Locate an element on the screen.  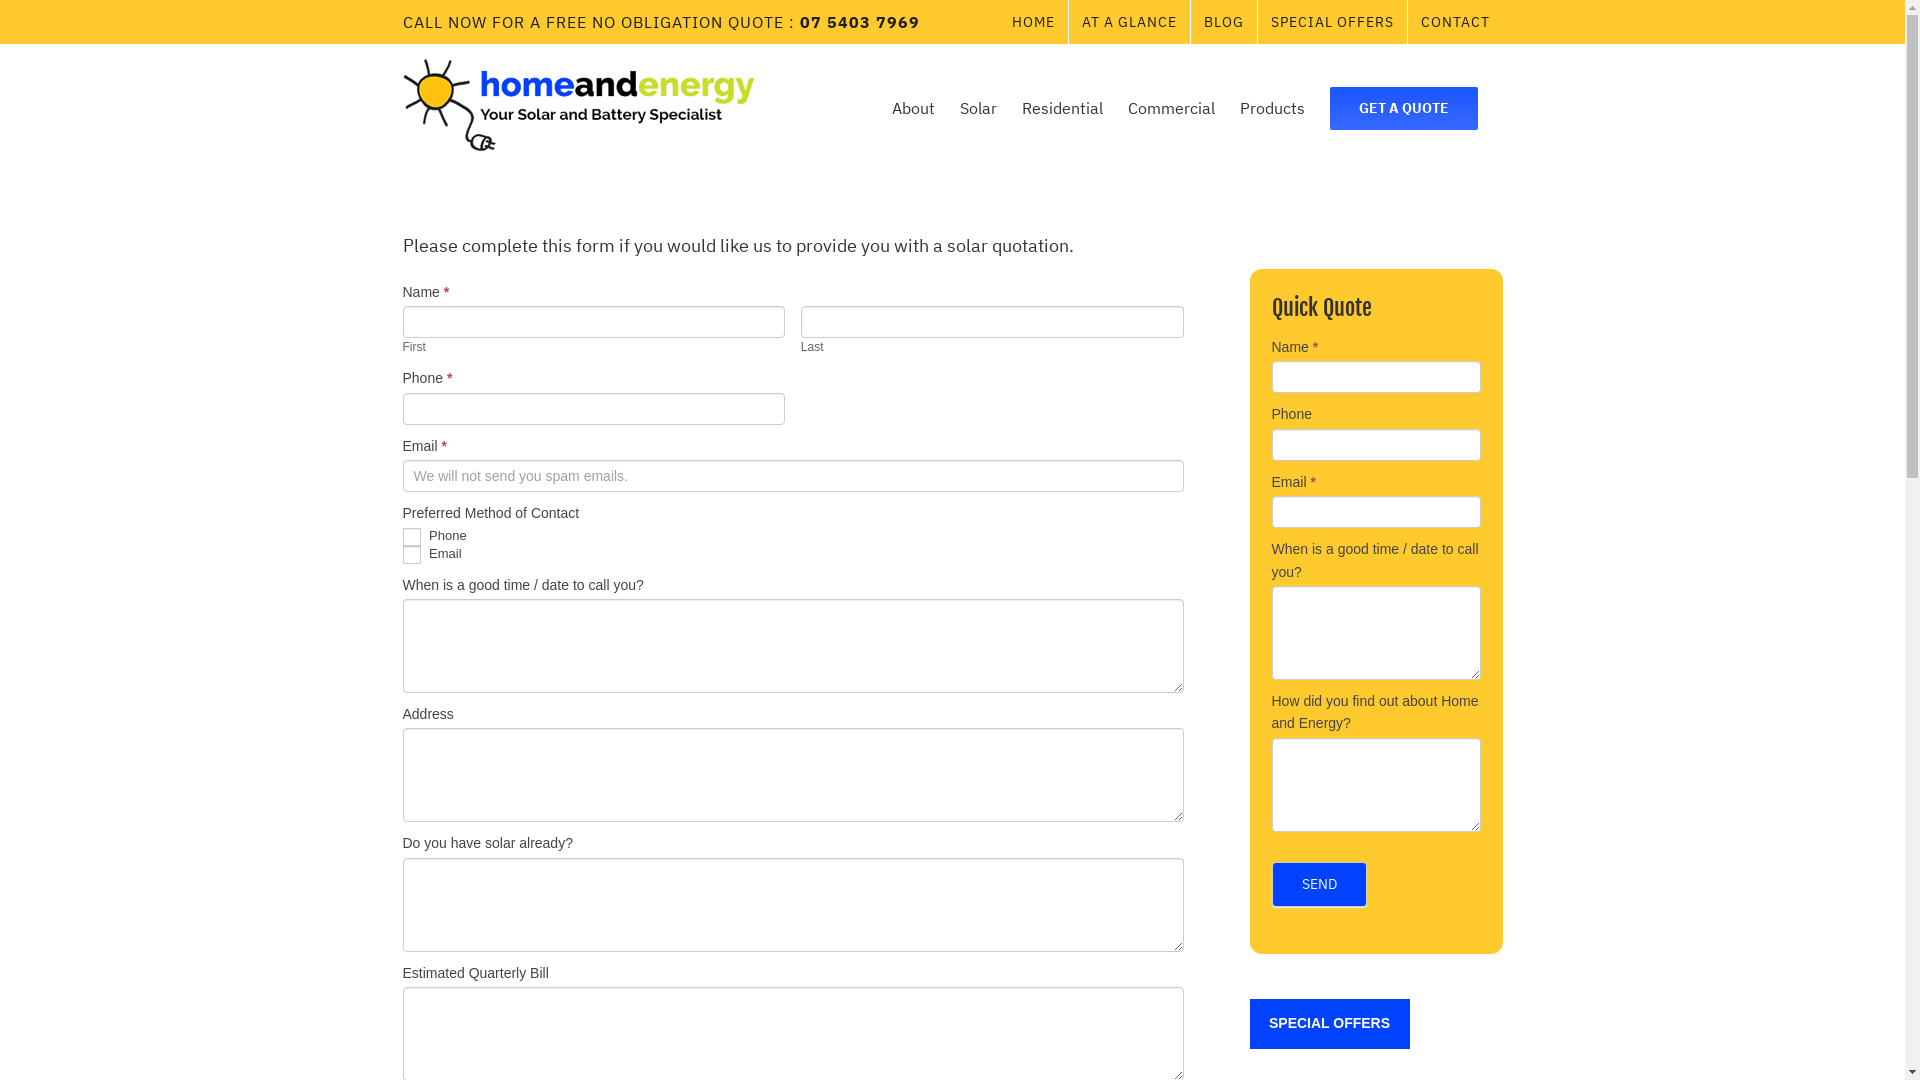
'AT A GLANCE' is located at coordinates (1128, 22).